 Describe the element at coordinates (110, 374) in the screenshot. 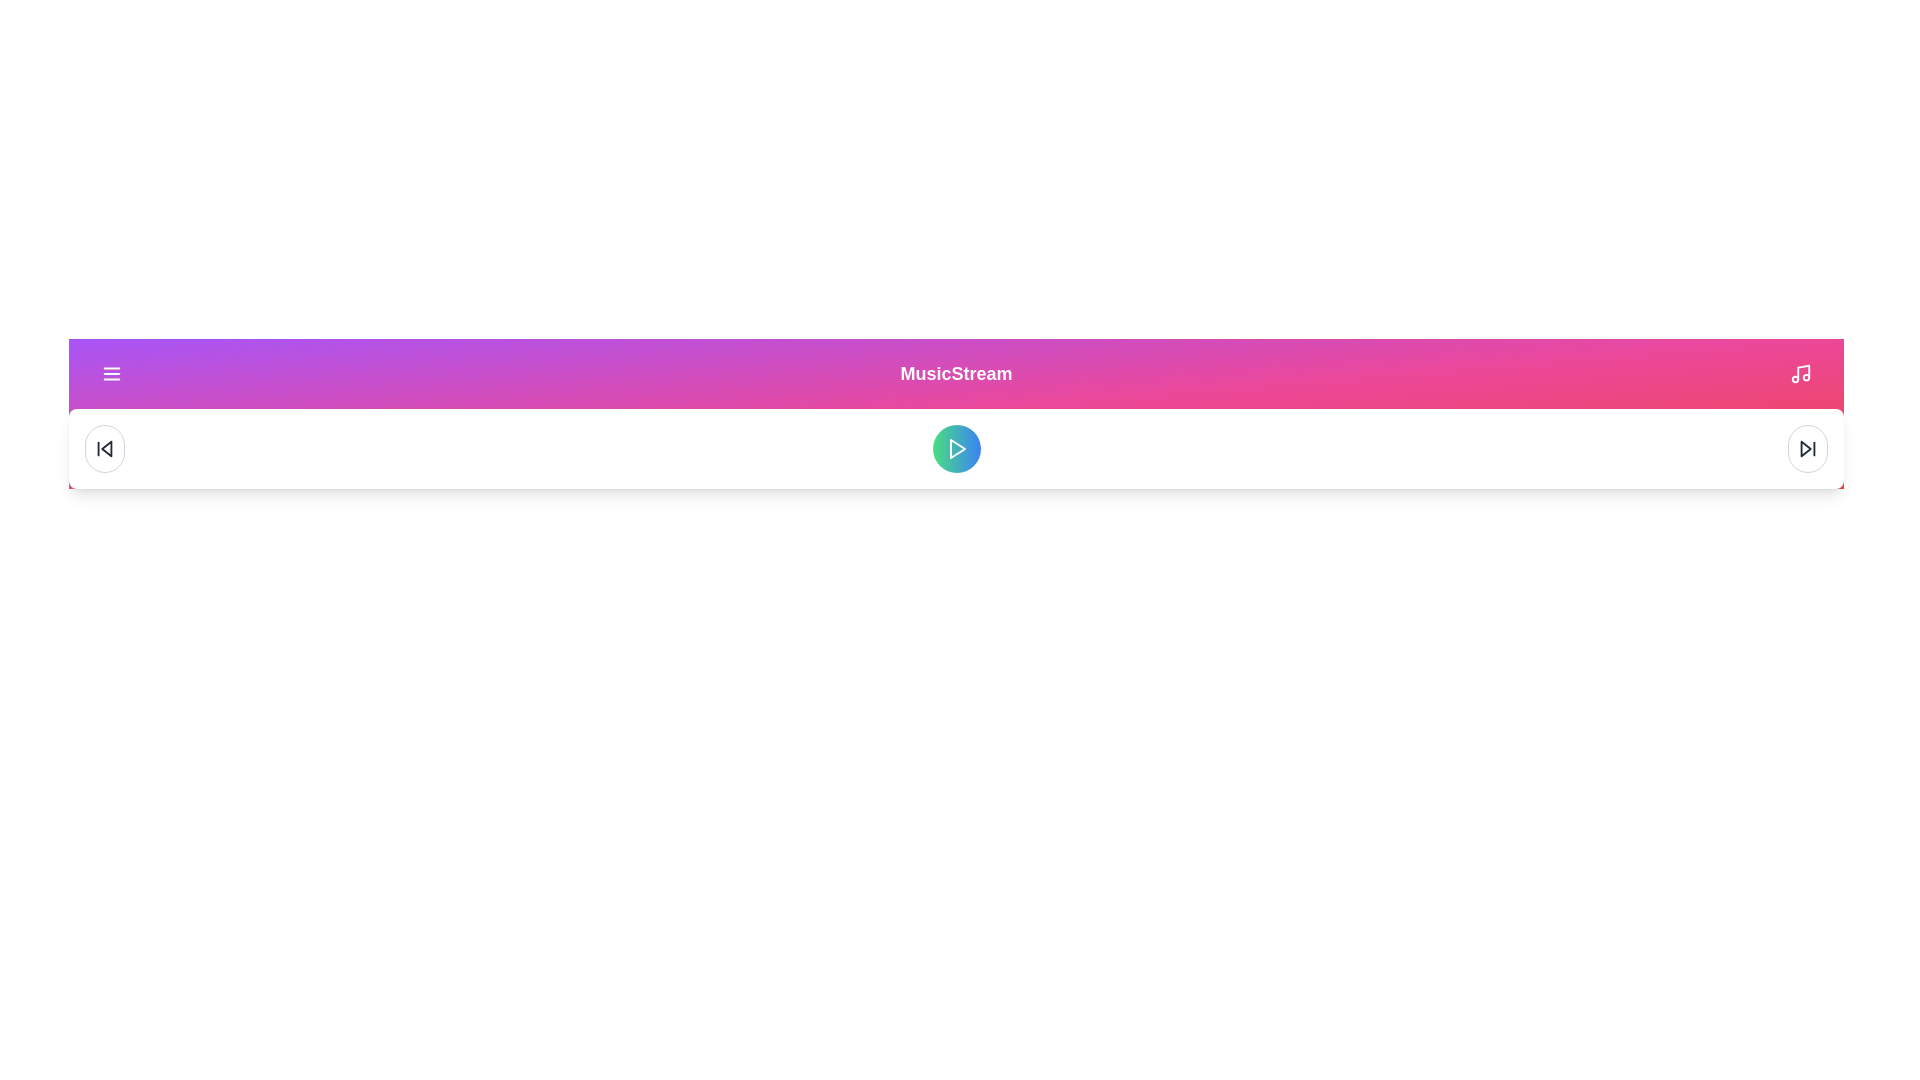

I see `the menu icon button to toggle the menu visibility` at that location.